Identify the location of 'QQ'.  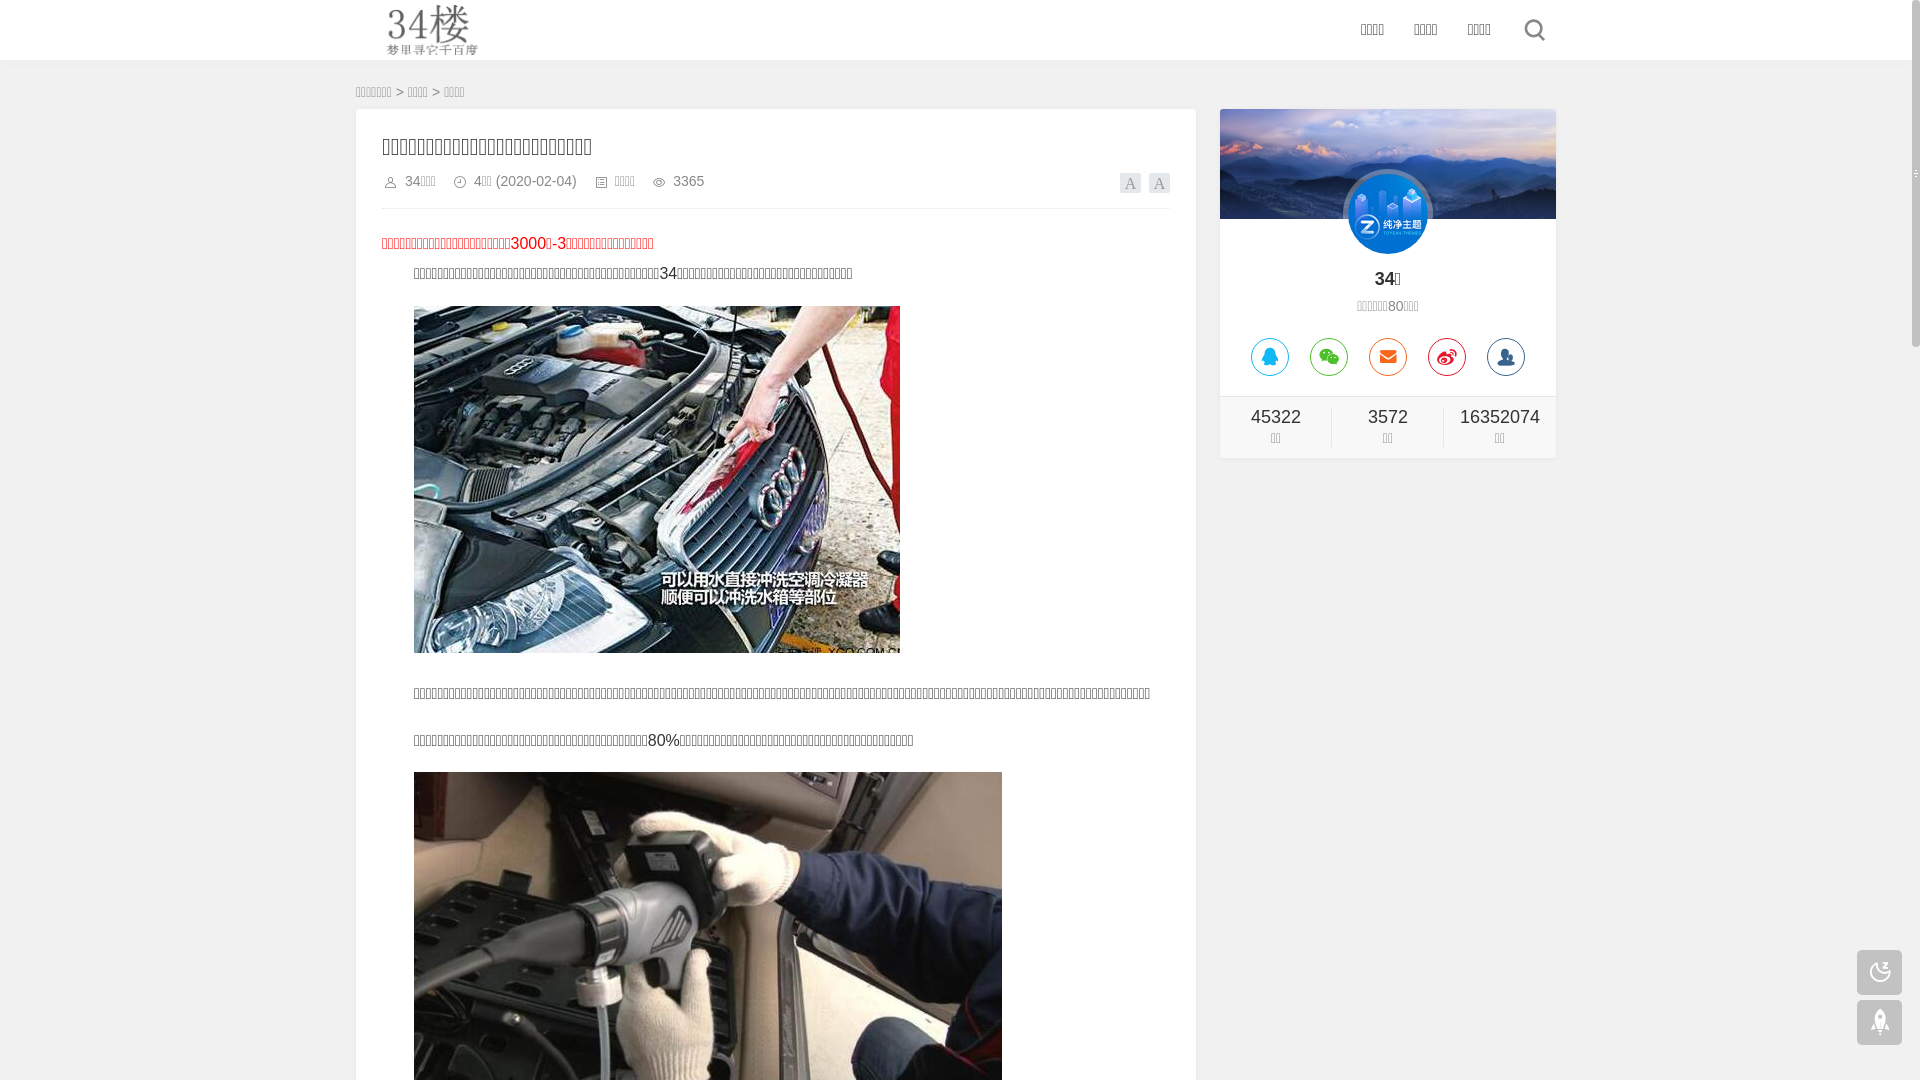
(1269, 356).